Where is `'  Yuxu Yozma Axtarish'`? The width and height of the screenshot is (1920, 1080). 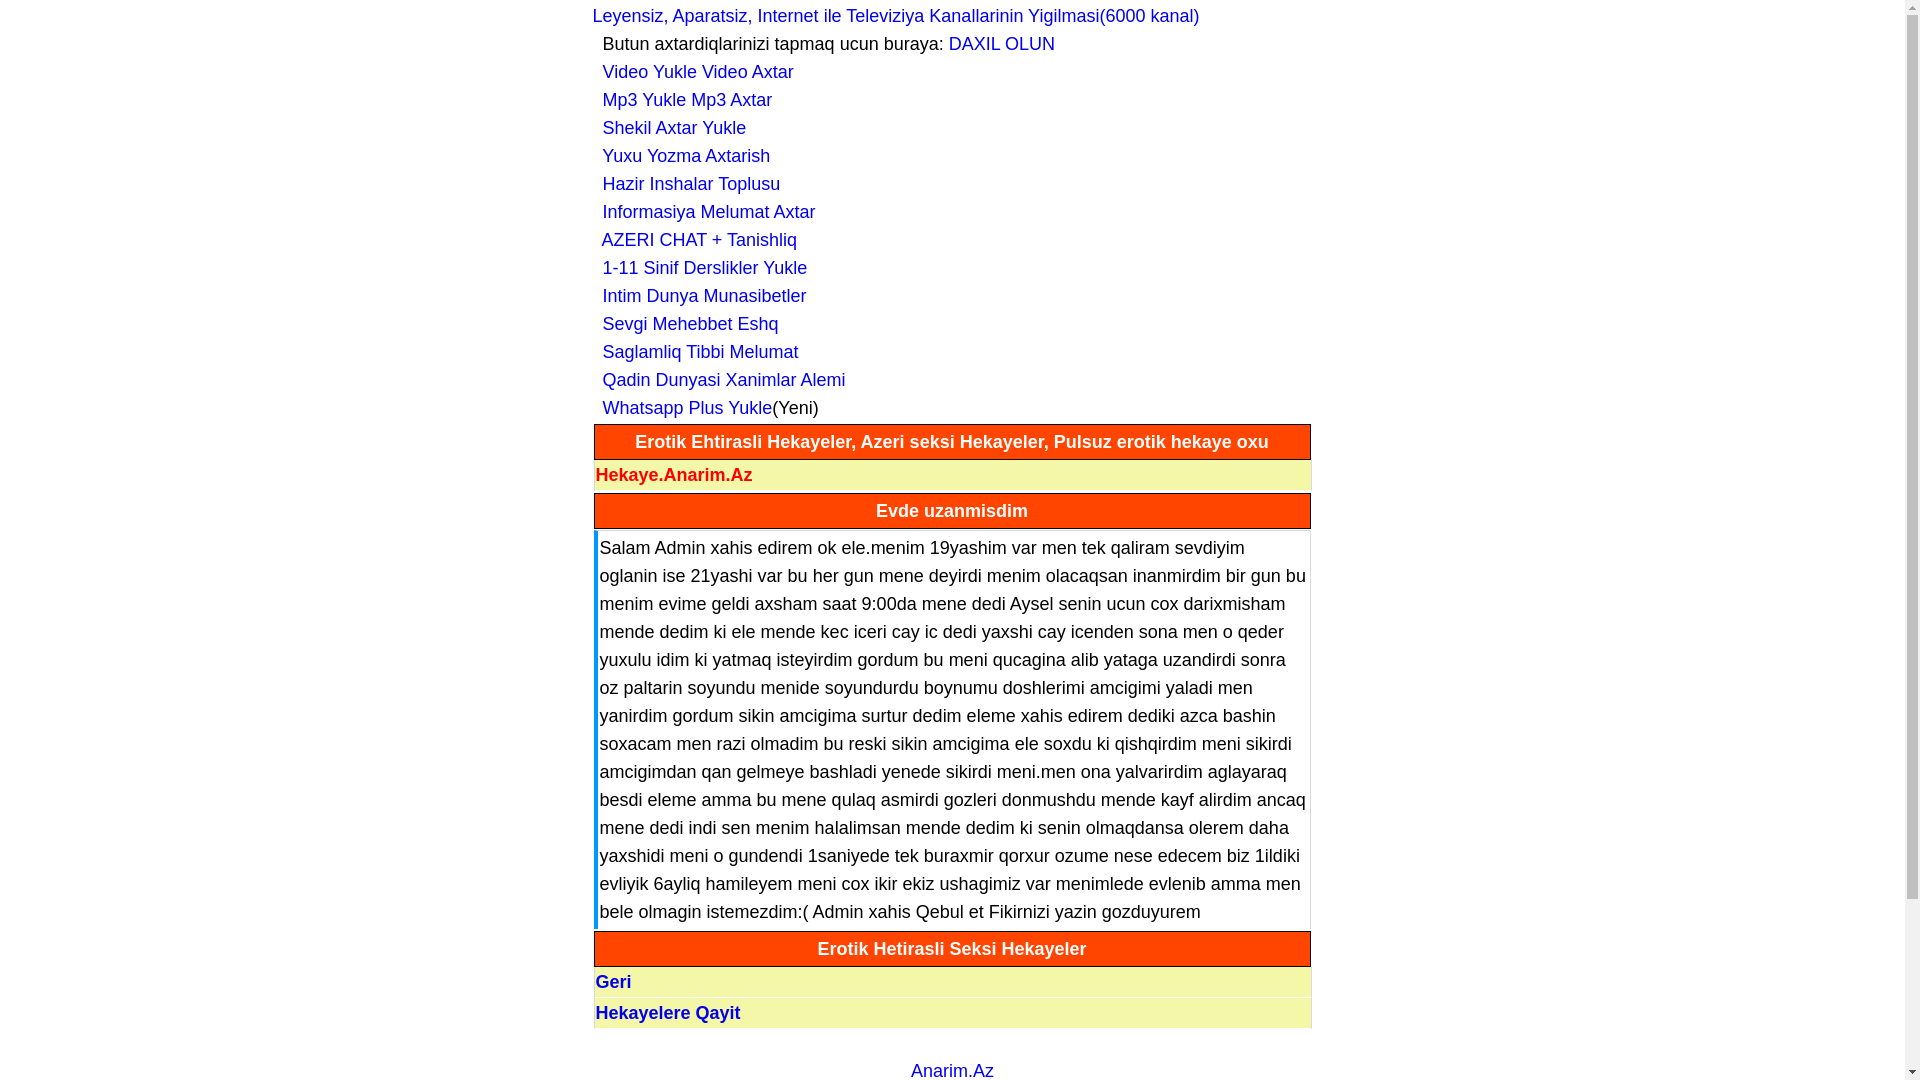
'  Yuxu Yozma Axtarish' is located at coordinates (681, 154).